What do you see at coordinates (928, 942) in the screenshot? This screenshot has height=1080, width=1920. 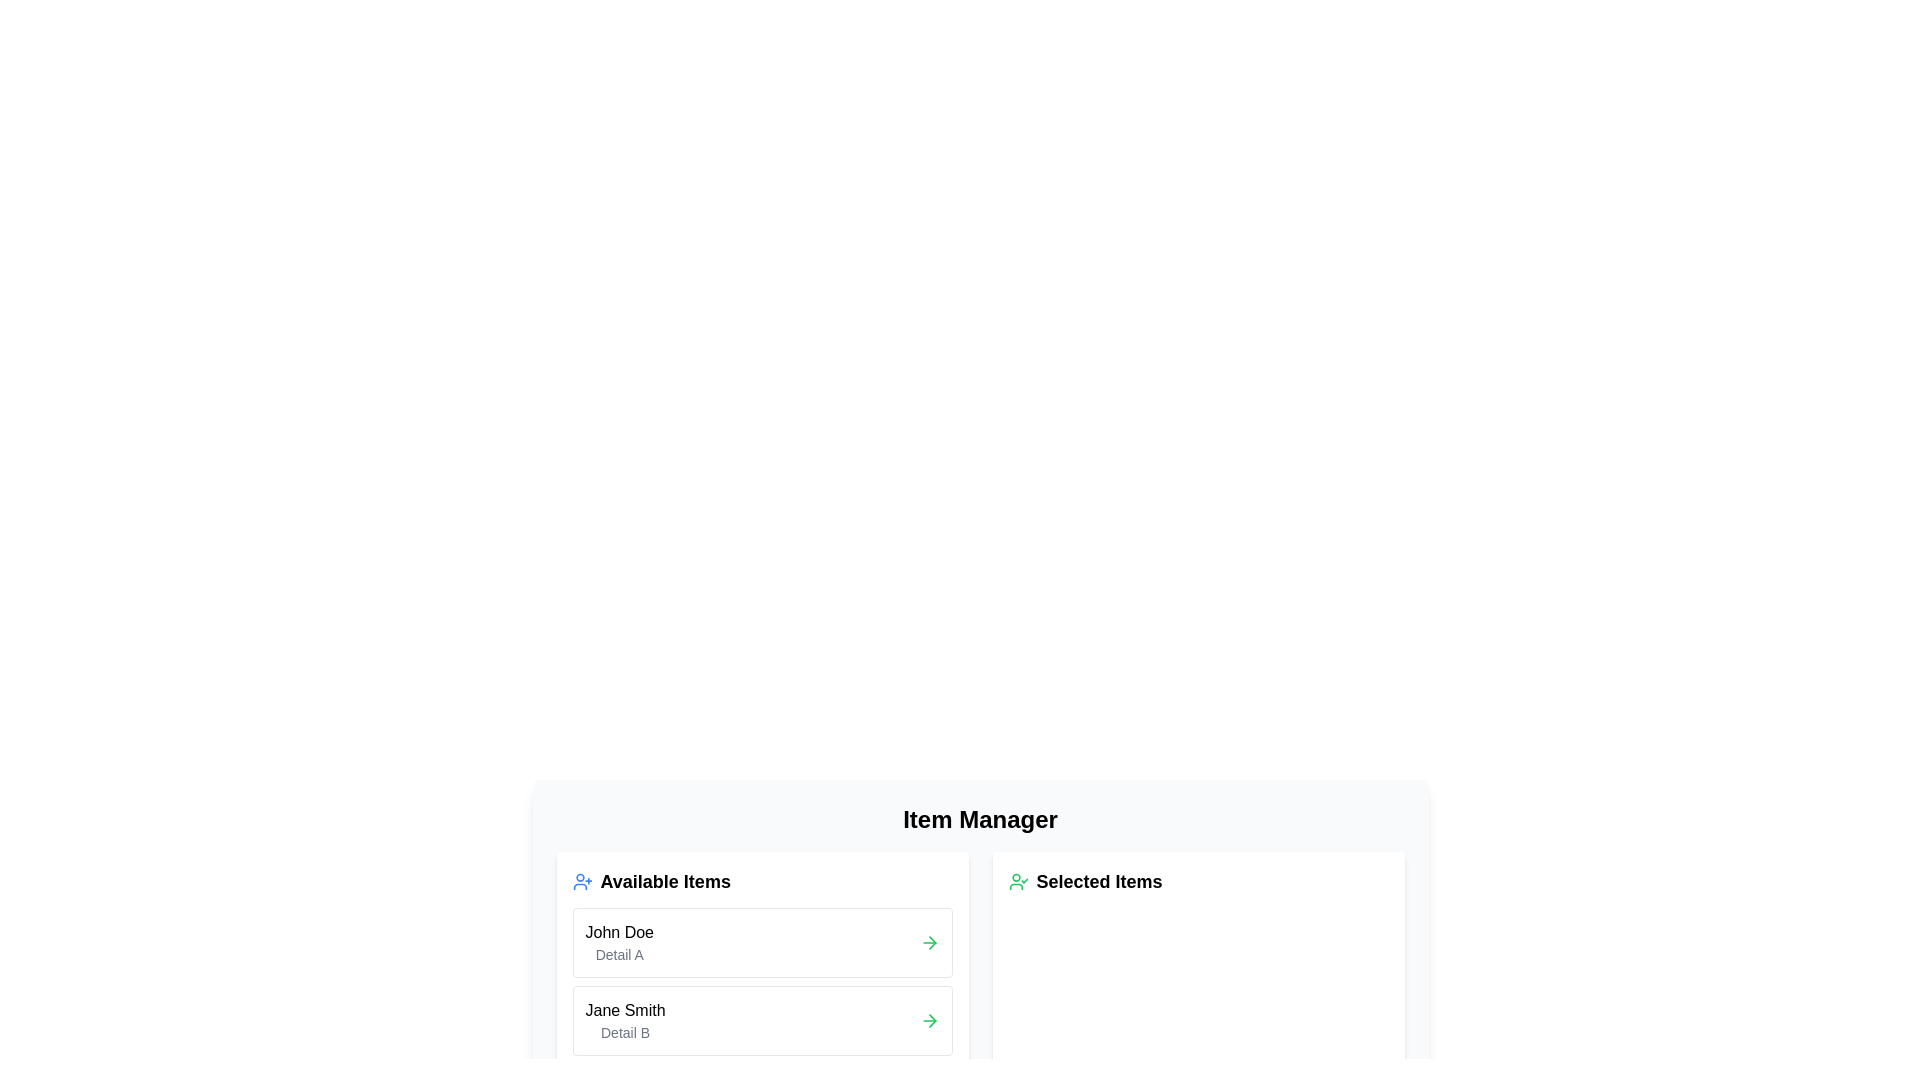 I see `the Right Arrow SVG Icon, which is located at the far-right side of the box containing the text 'John Doe' and 'Detail A'` at bounding box center [928, 942].